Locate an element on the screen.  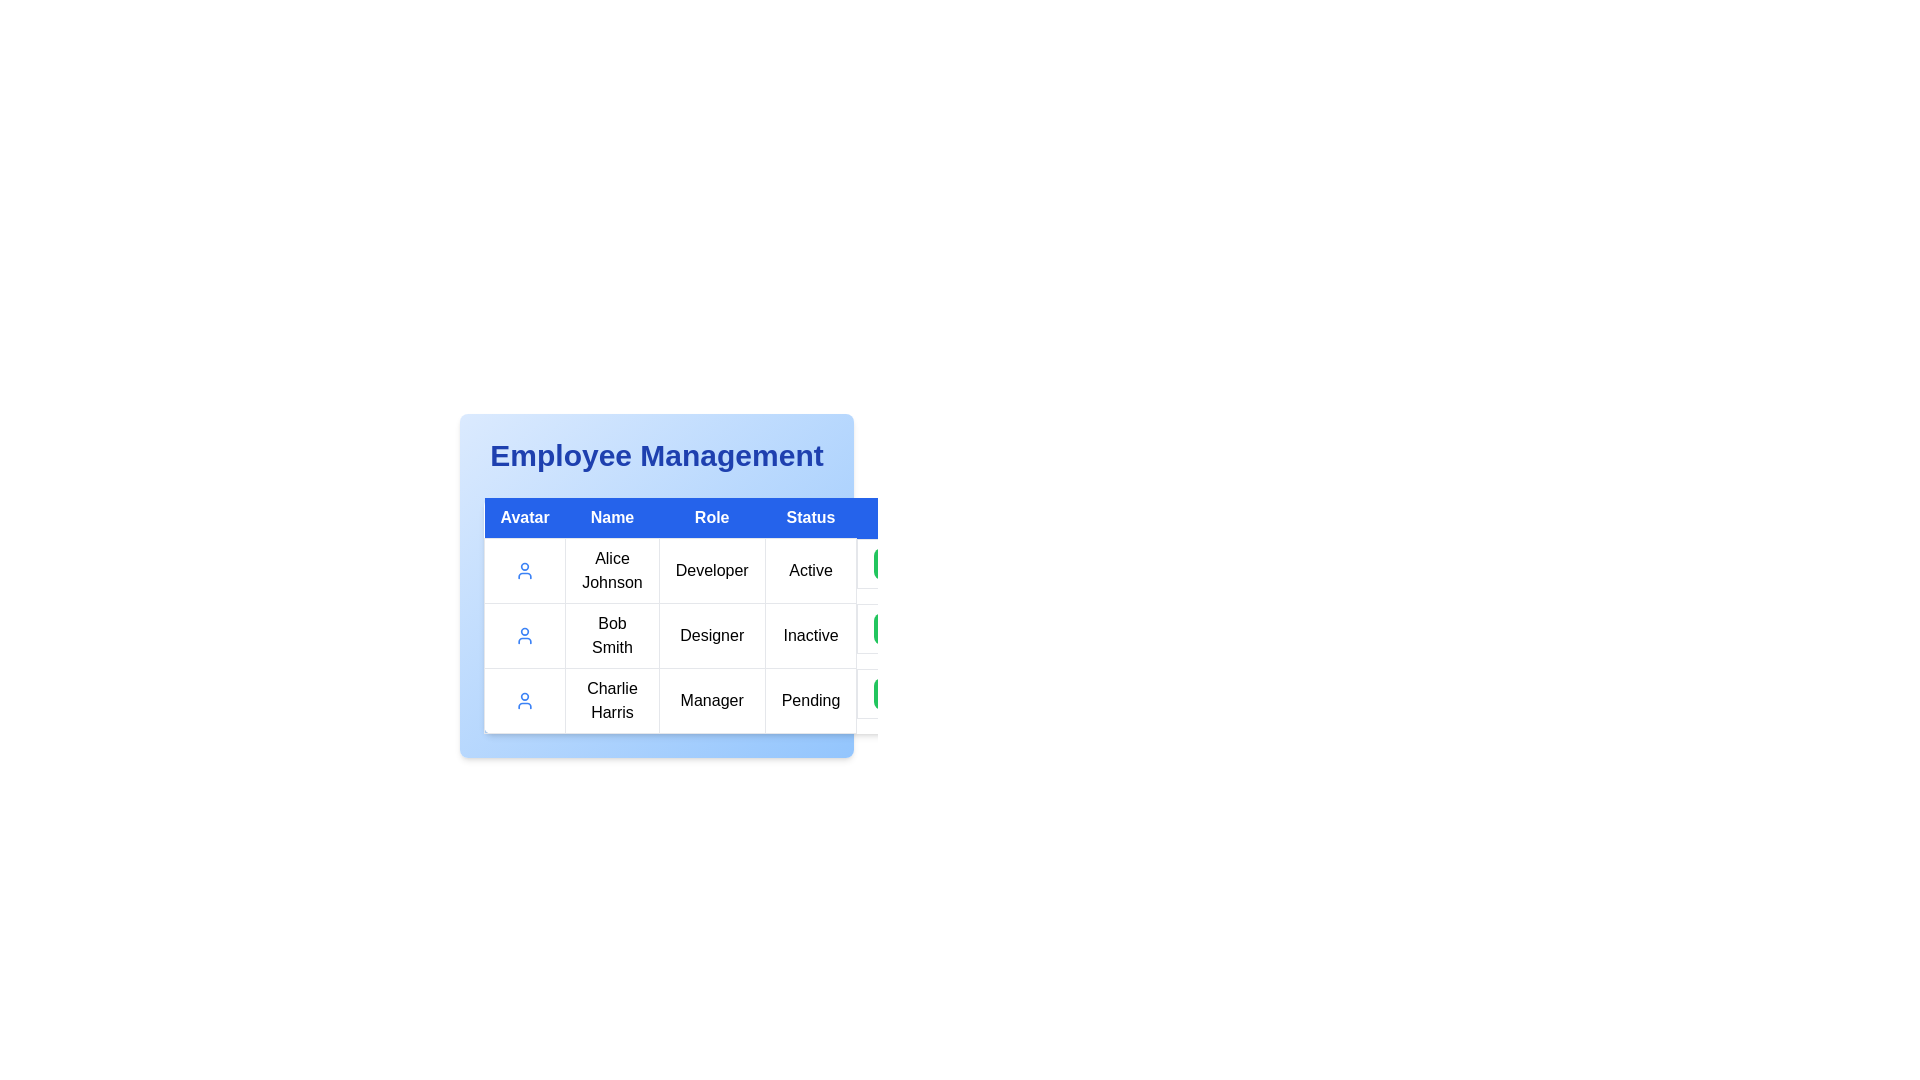
the group of actionable buttons associated with the 'Bob Smith' entry in the Employee Management section to observe tooltips or highlighted effects is located at coordinates (929, 627).